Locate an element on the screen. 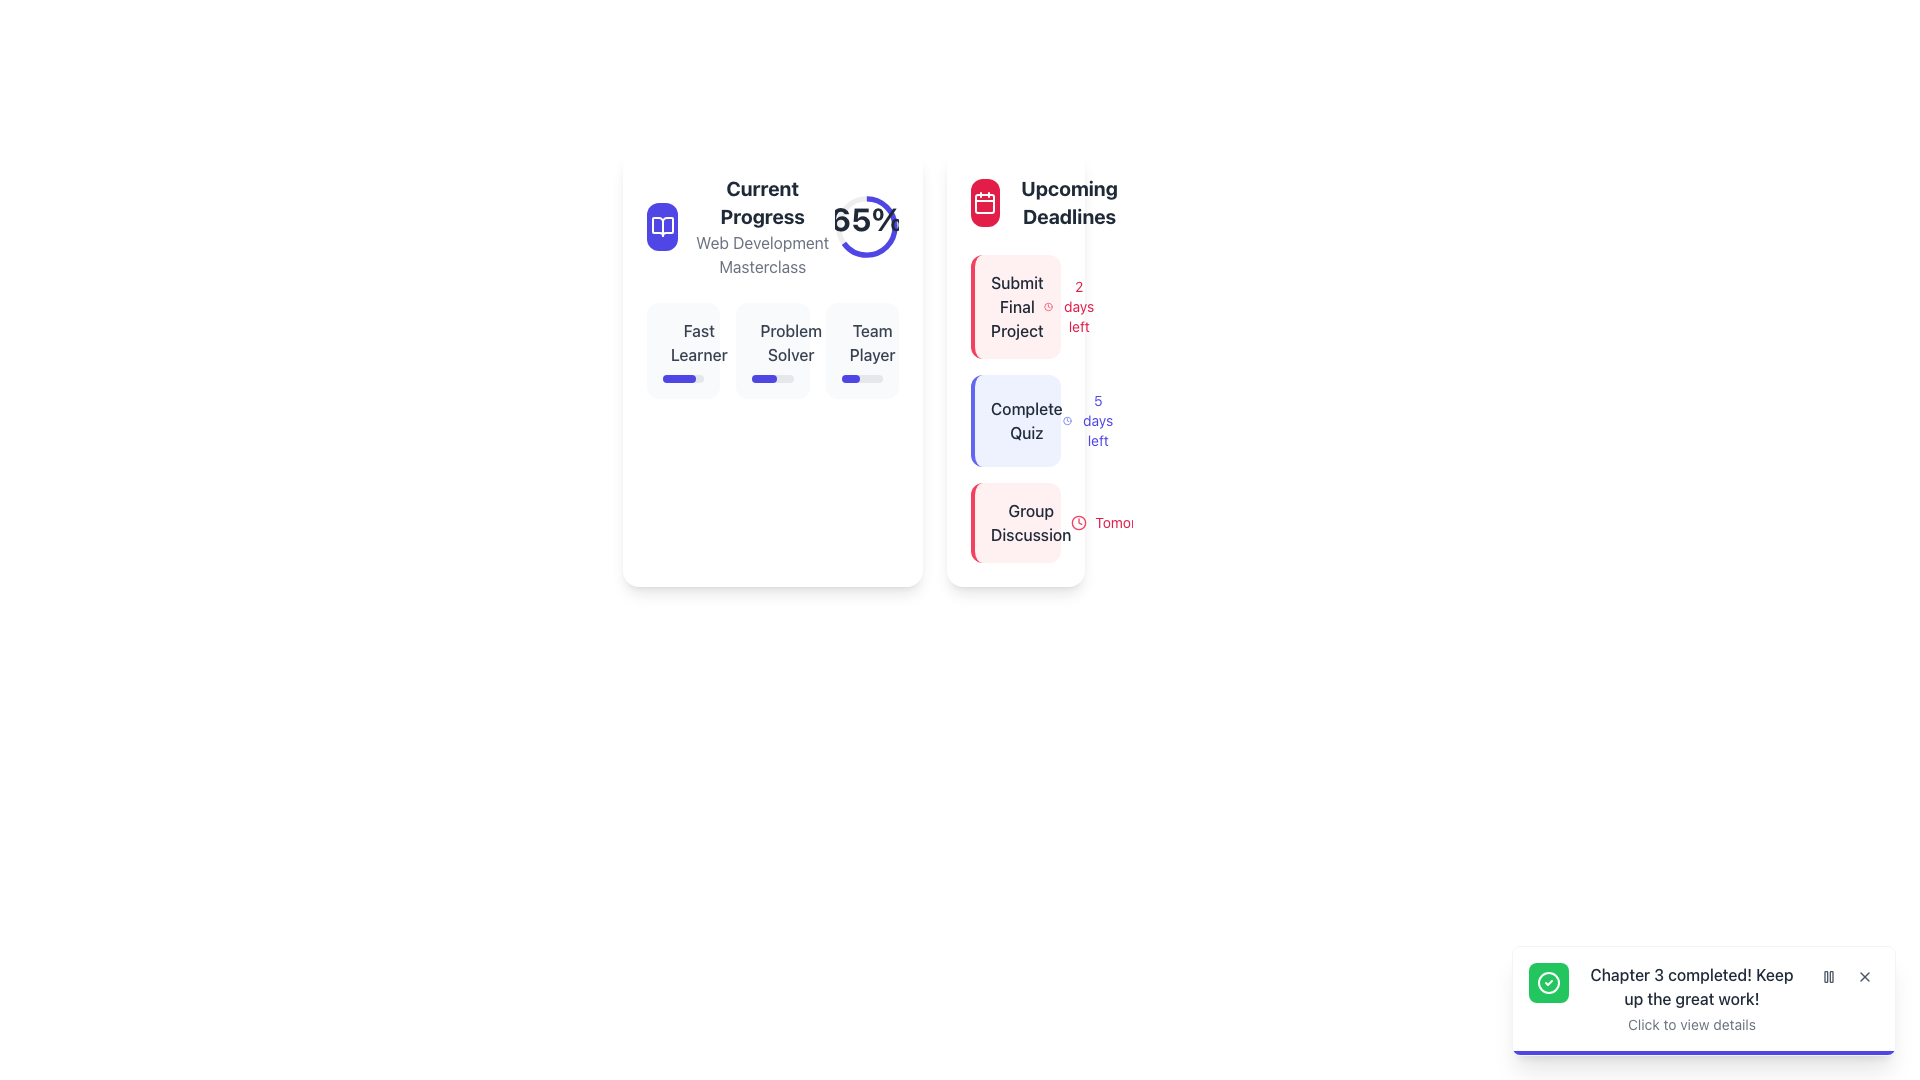  progress bar located below the 'Problem Solver' label in the 'Current Progress' panel, which is filled to 60% with an indigo segment is located at coordinates (771, 378).